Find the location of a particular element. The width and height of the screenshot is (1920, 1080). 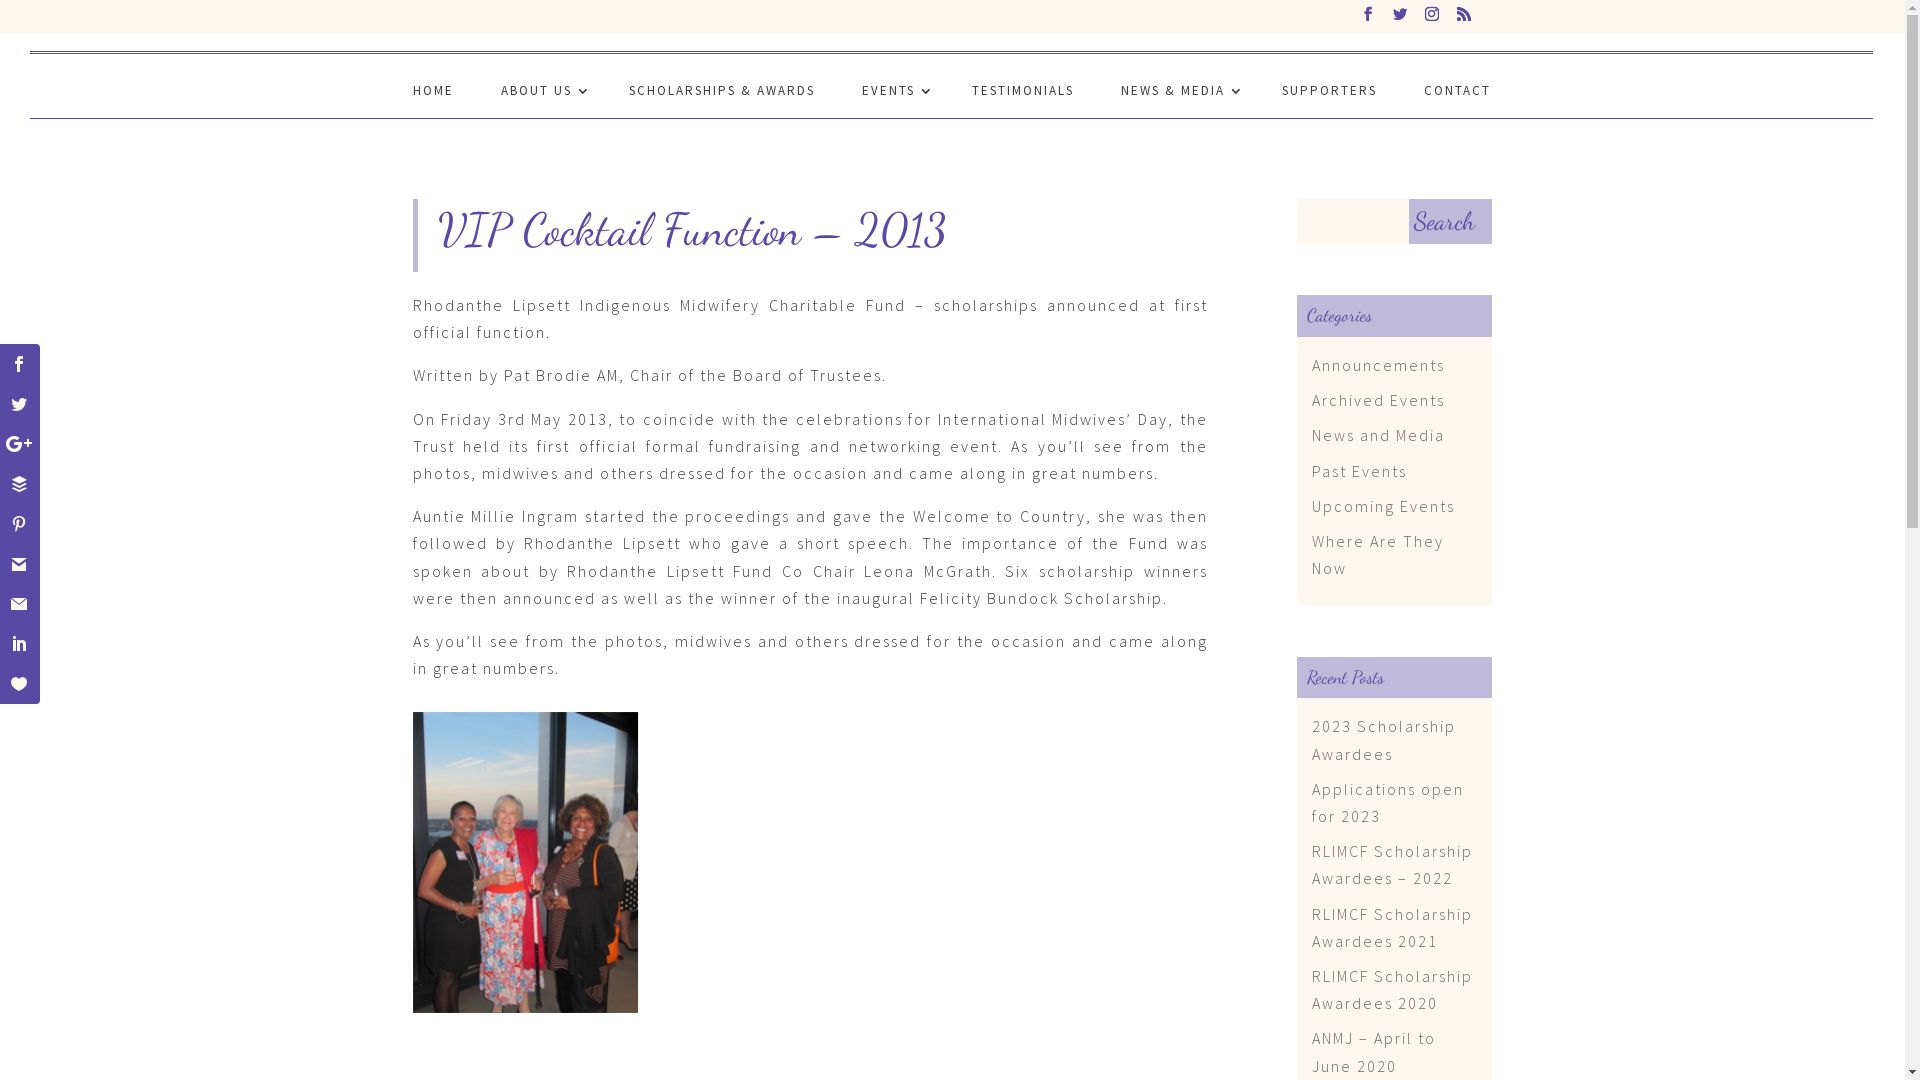

'RLIMCF Scholarship Awardees 2020' is located at coordinates (1311, 988).